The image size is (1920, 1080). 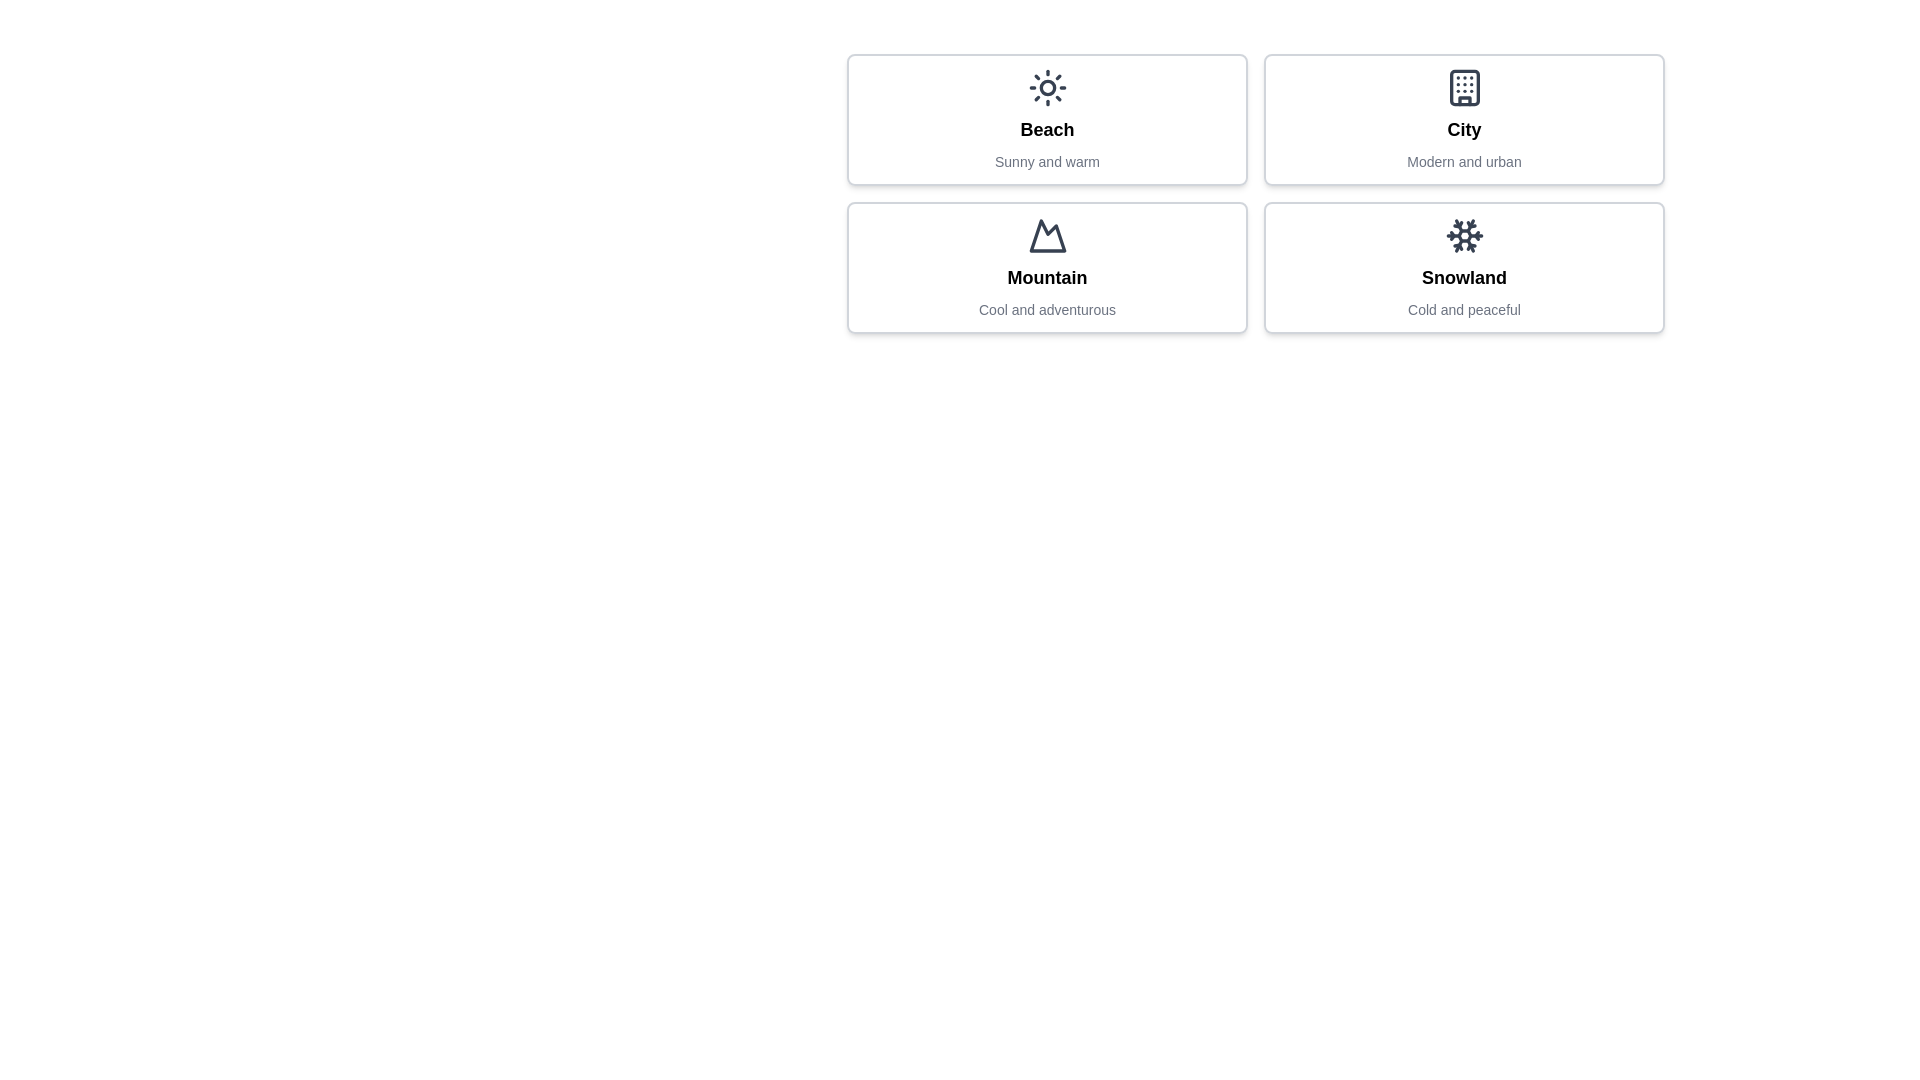 I want to click on the stylized building icon located in the 'City' box in the top right quadrant of the grid, characterized by rounded corners and dot-like window details, so click(x=1464, y=87).